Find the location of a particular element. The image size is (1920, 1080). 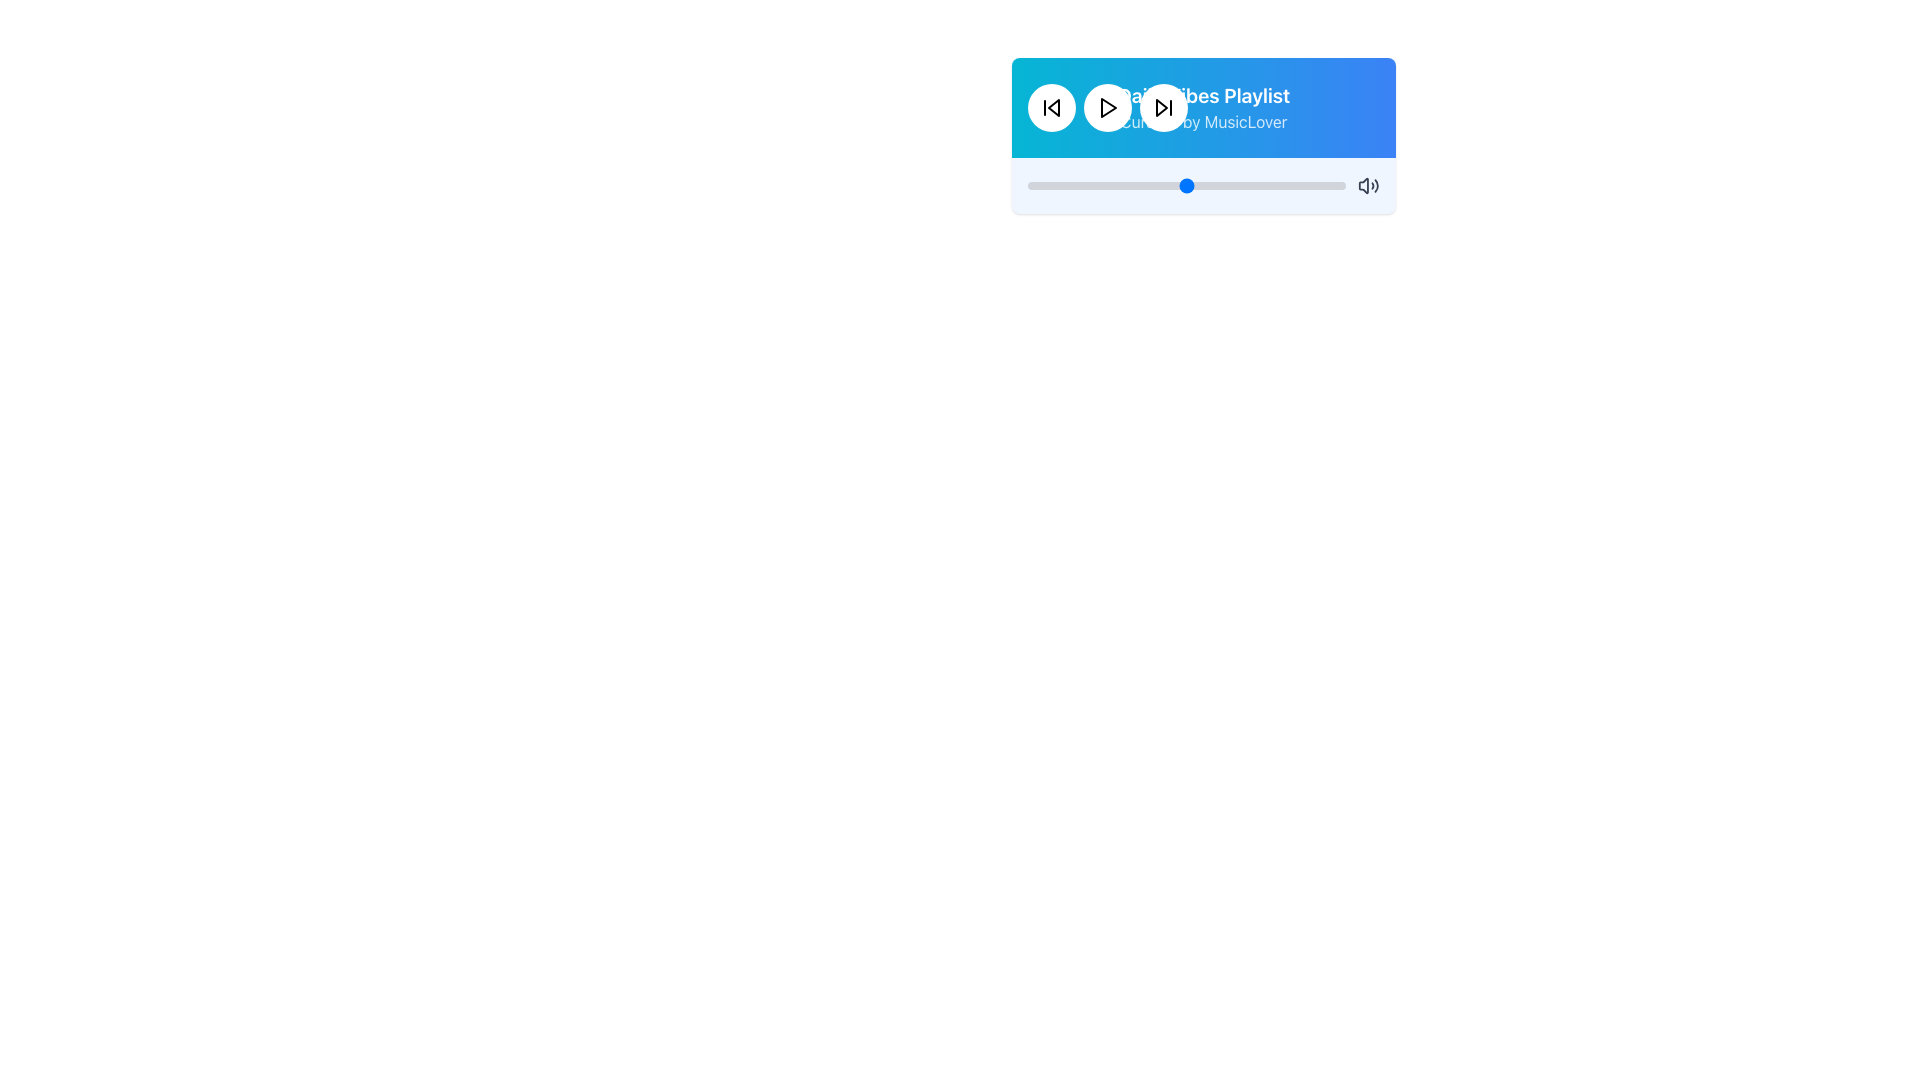

the skip backward button located at the top-left corner of the media control interface is located at coordinates (1050, 108).